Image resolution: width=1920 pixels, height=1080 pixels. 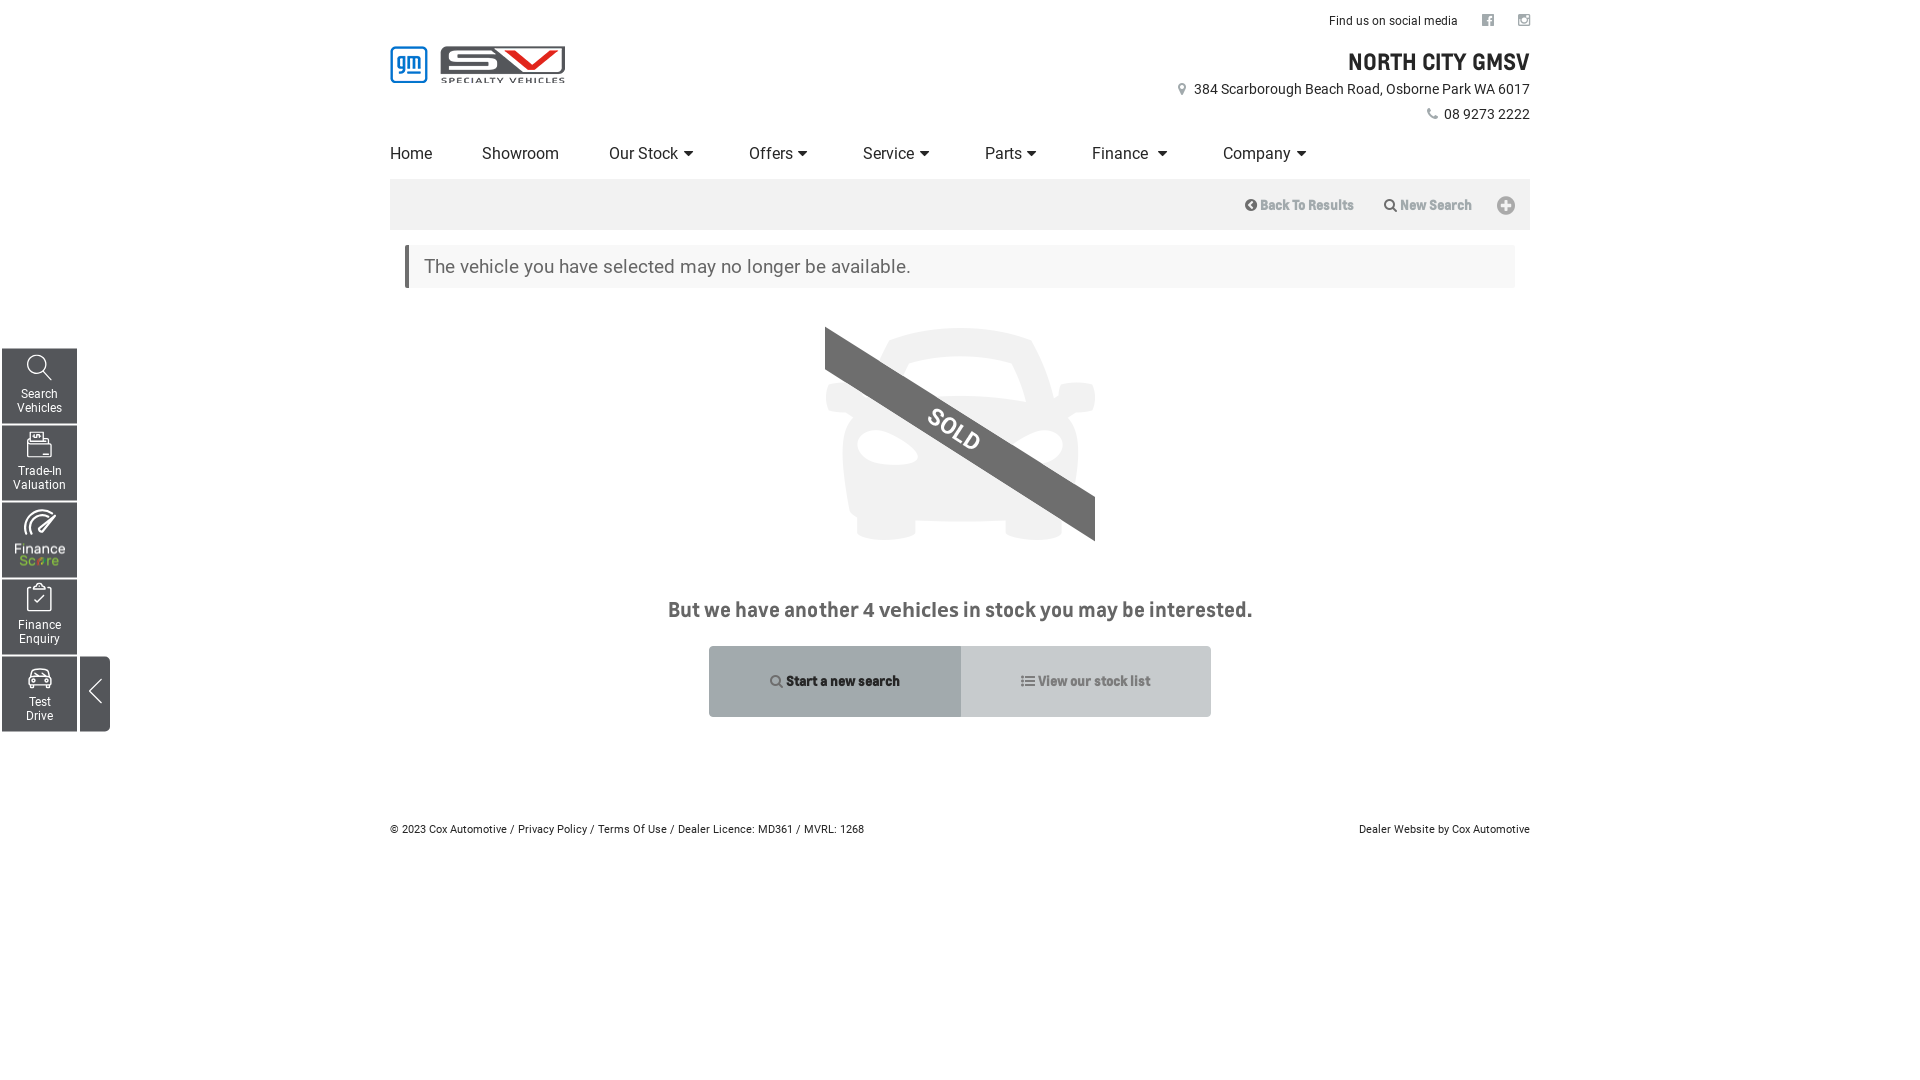 What do you see at coordinates (835, 680) in the screenshot?
I see `'Start a new search'` at bounding box center [835, 680].